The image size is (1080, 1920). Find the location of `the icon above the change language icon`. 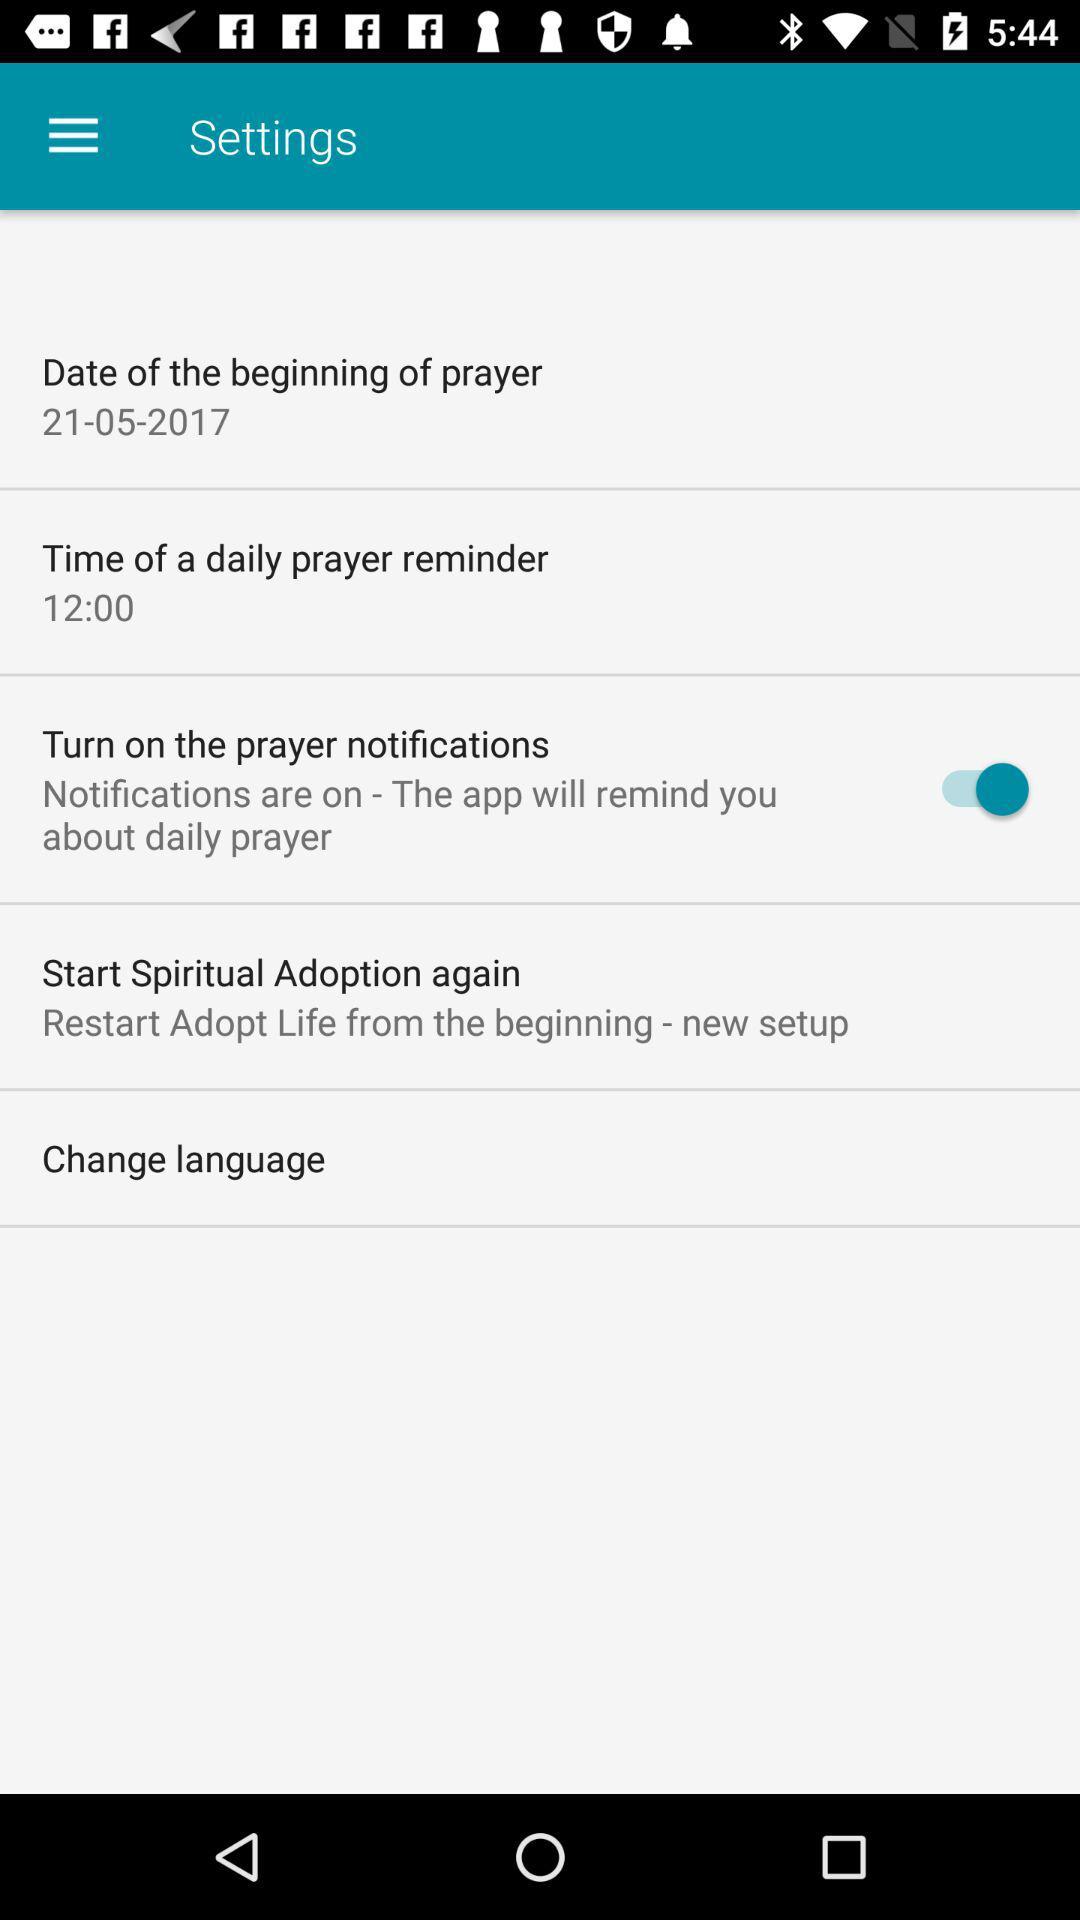

the icon above the change language icon is located at coordinates (444, 1021).